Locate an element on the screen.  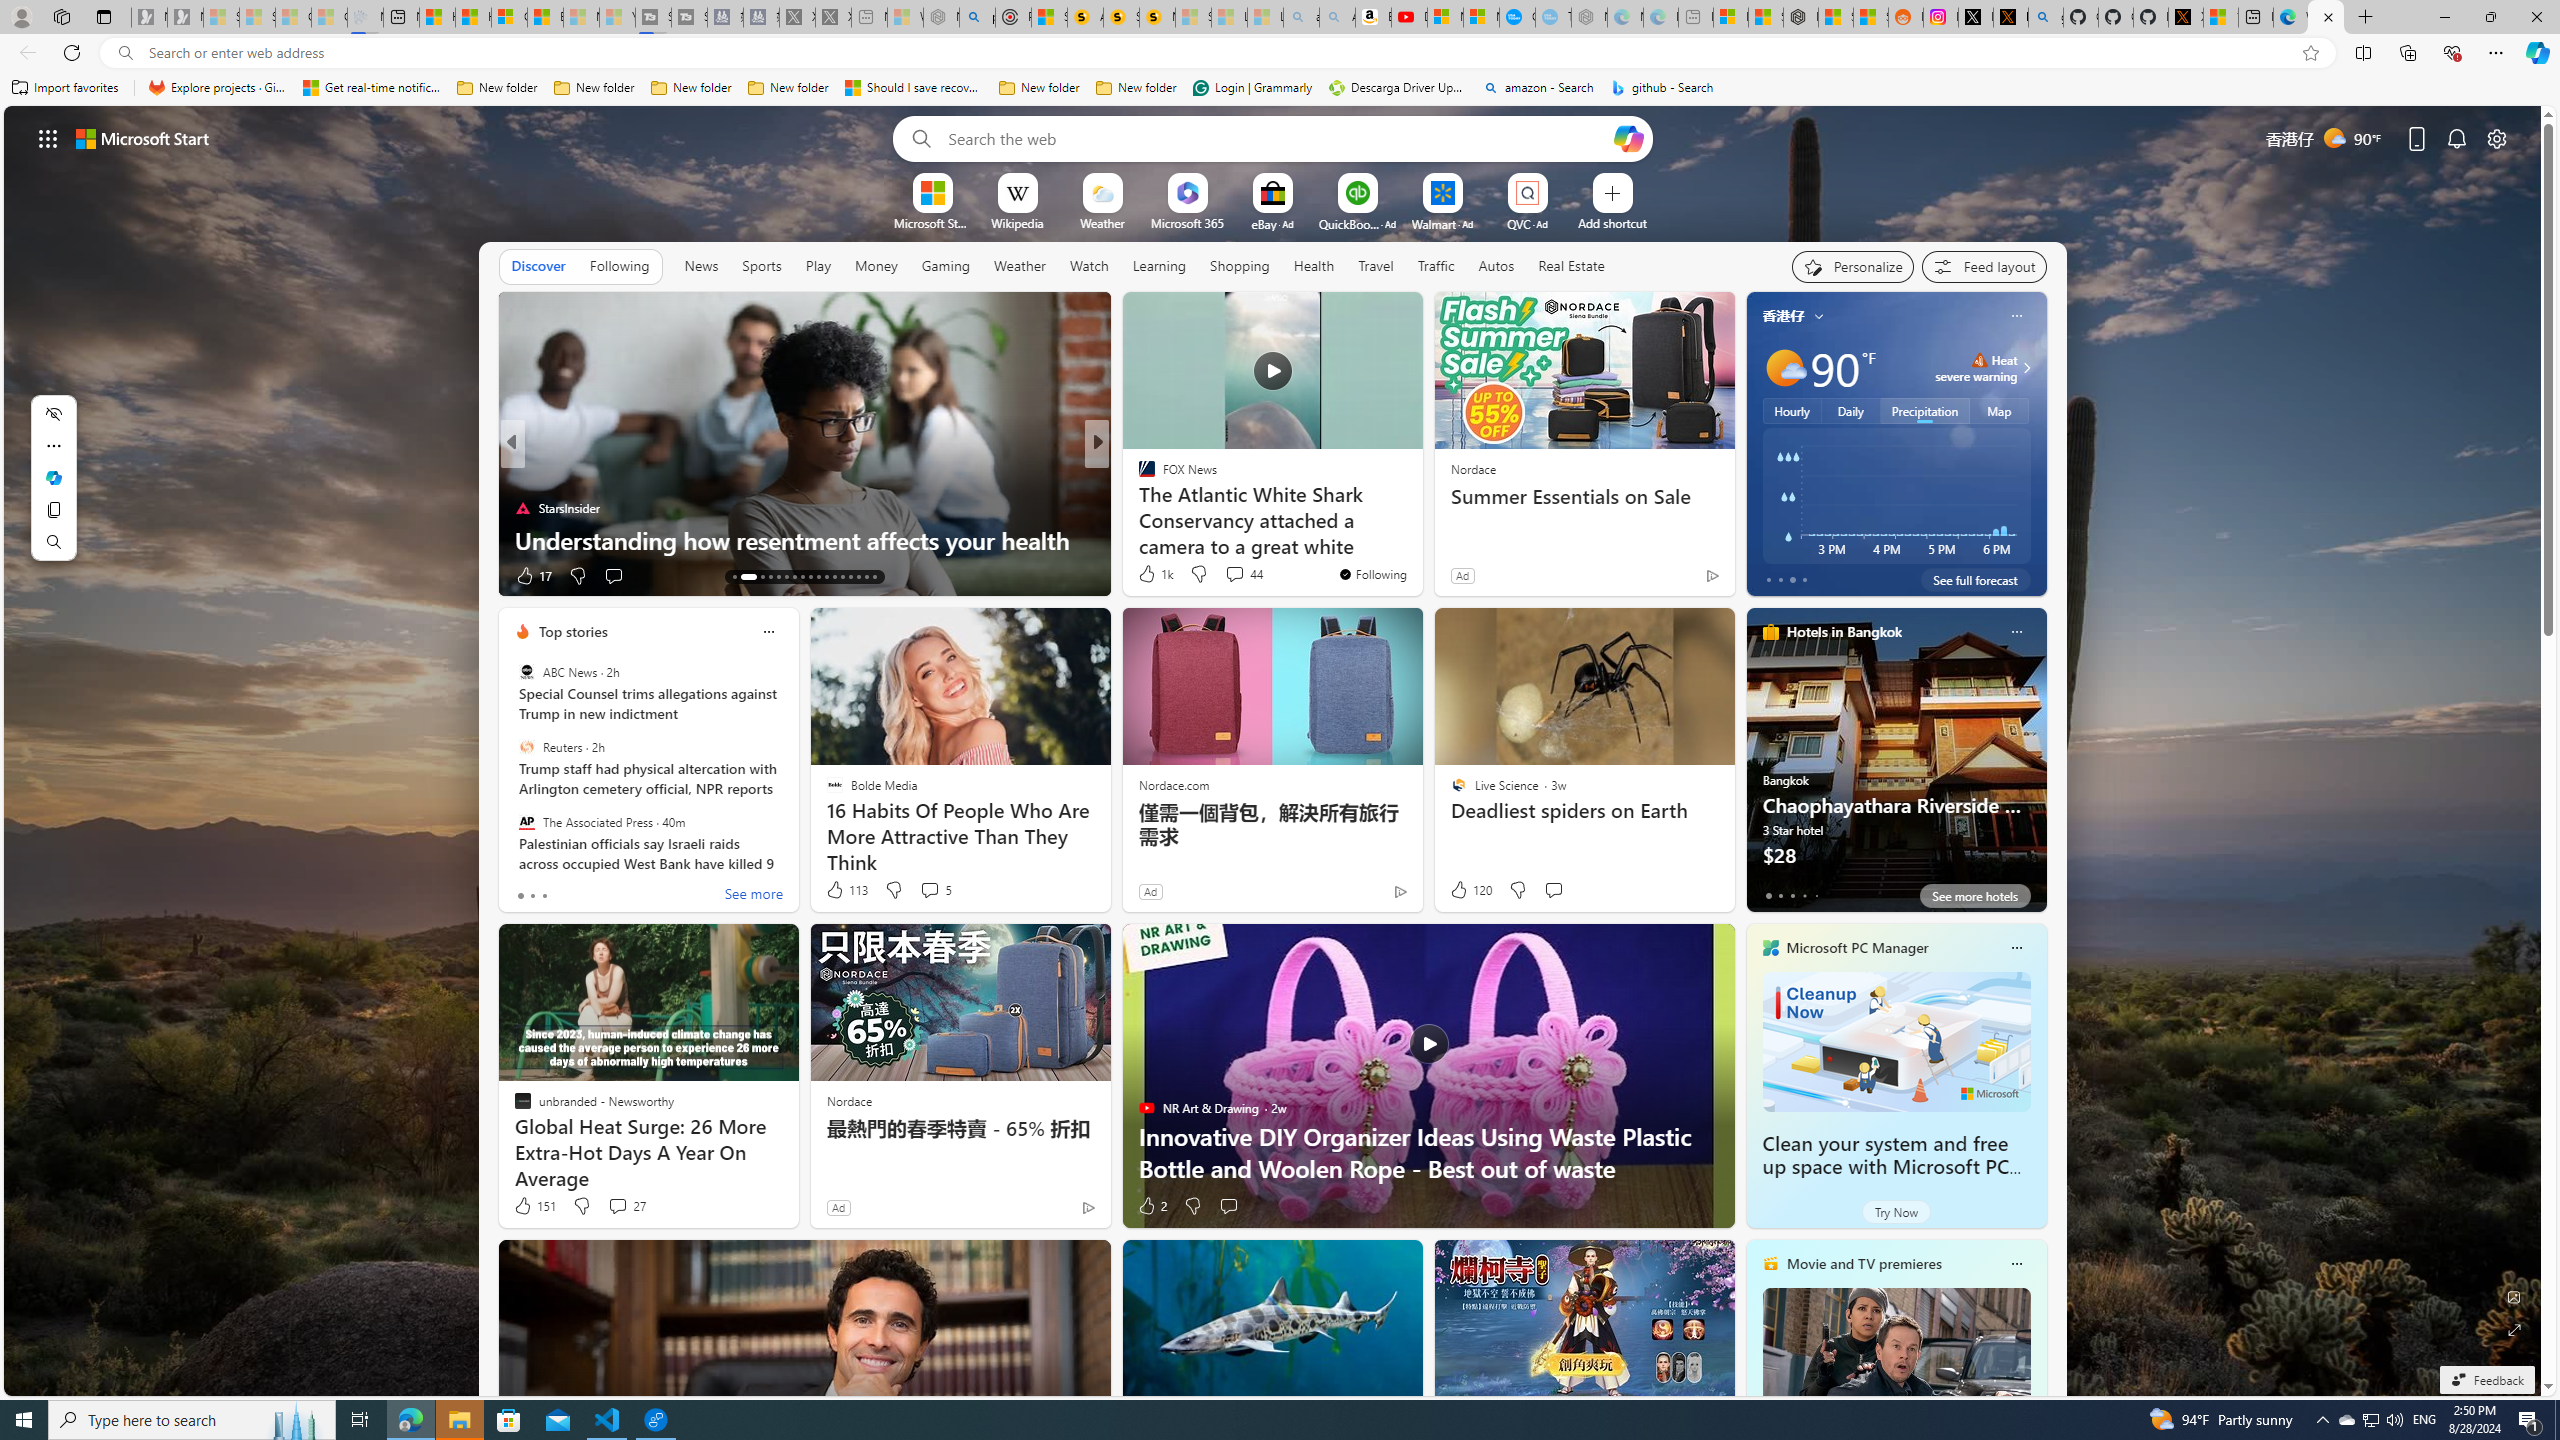
'Opinion: Op-Ed and Commentary - USA TODAY' is located at coordinates (1516, 16).